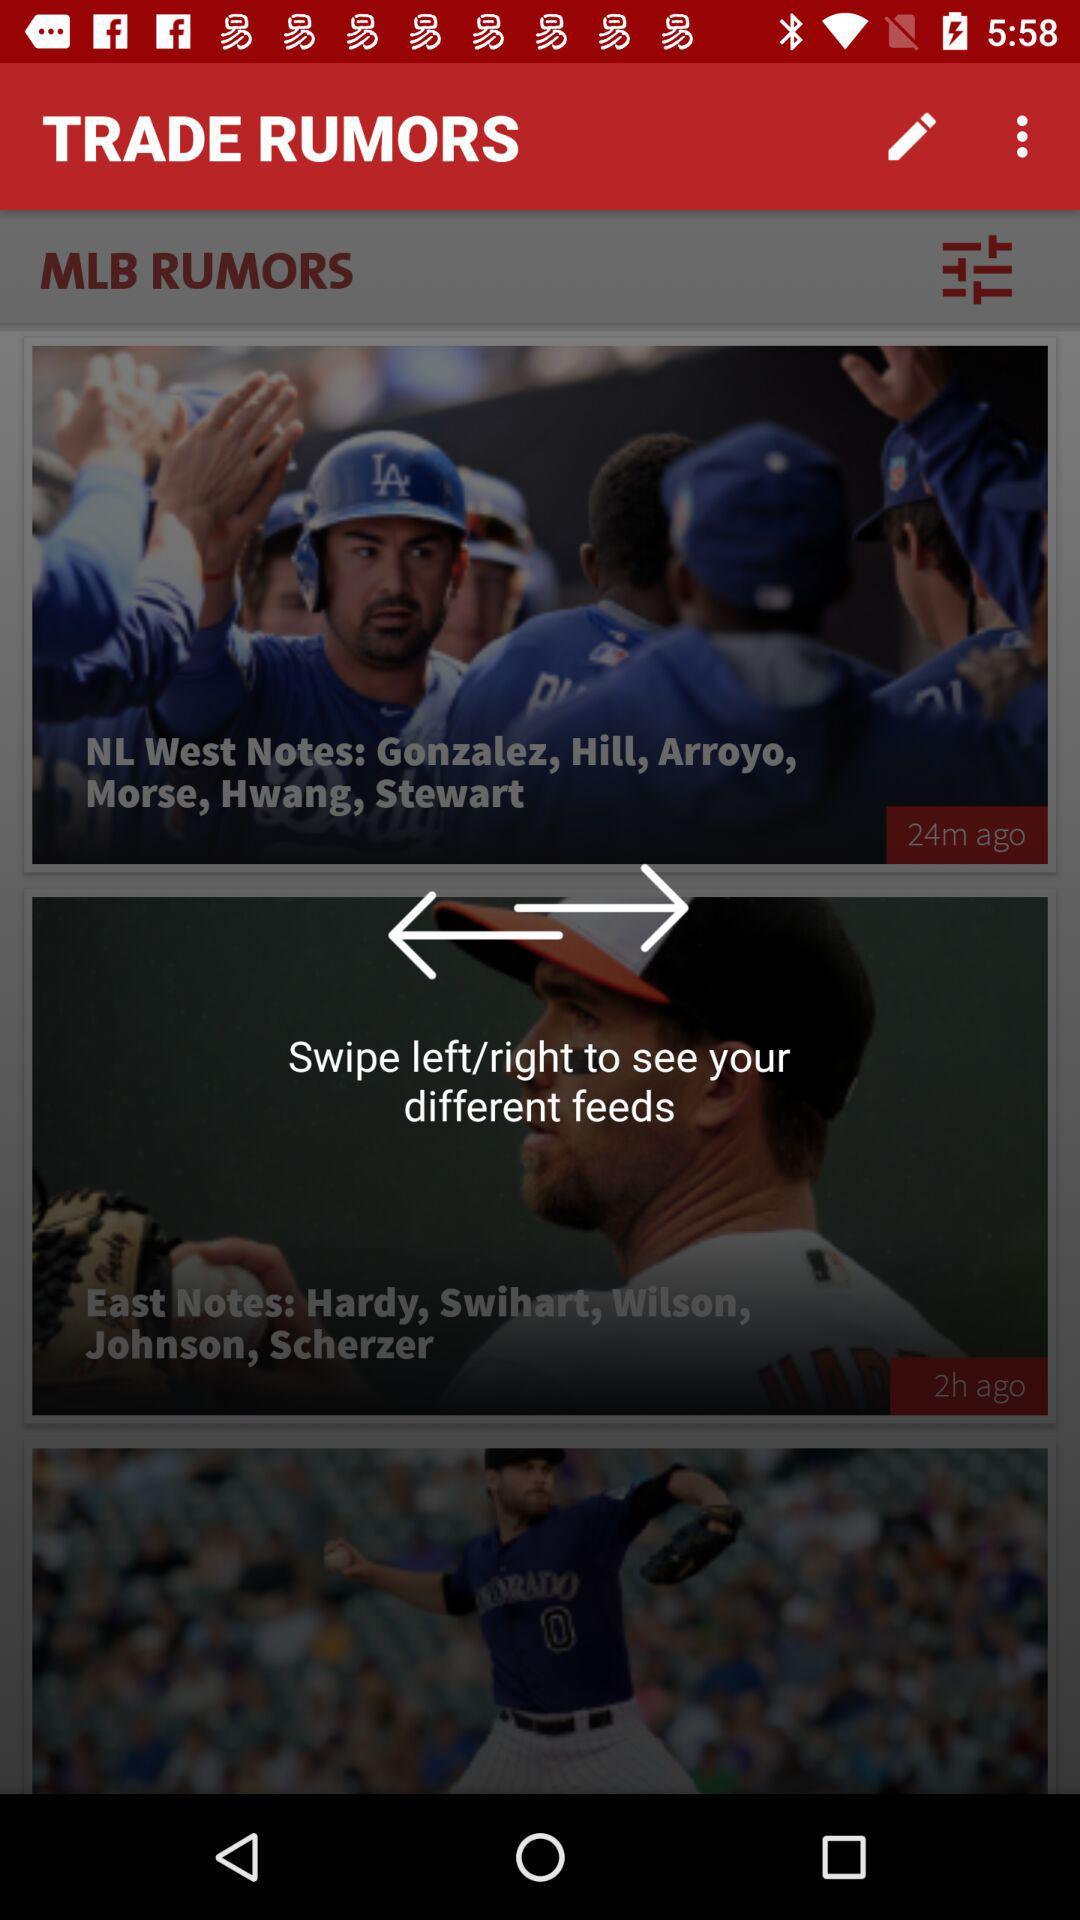  I want to click on nl west notes item, so click(459, 772).